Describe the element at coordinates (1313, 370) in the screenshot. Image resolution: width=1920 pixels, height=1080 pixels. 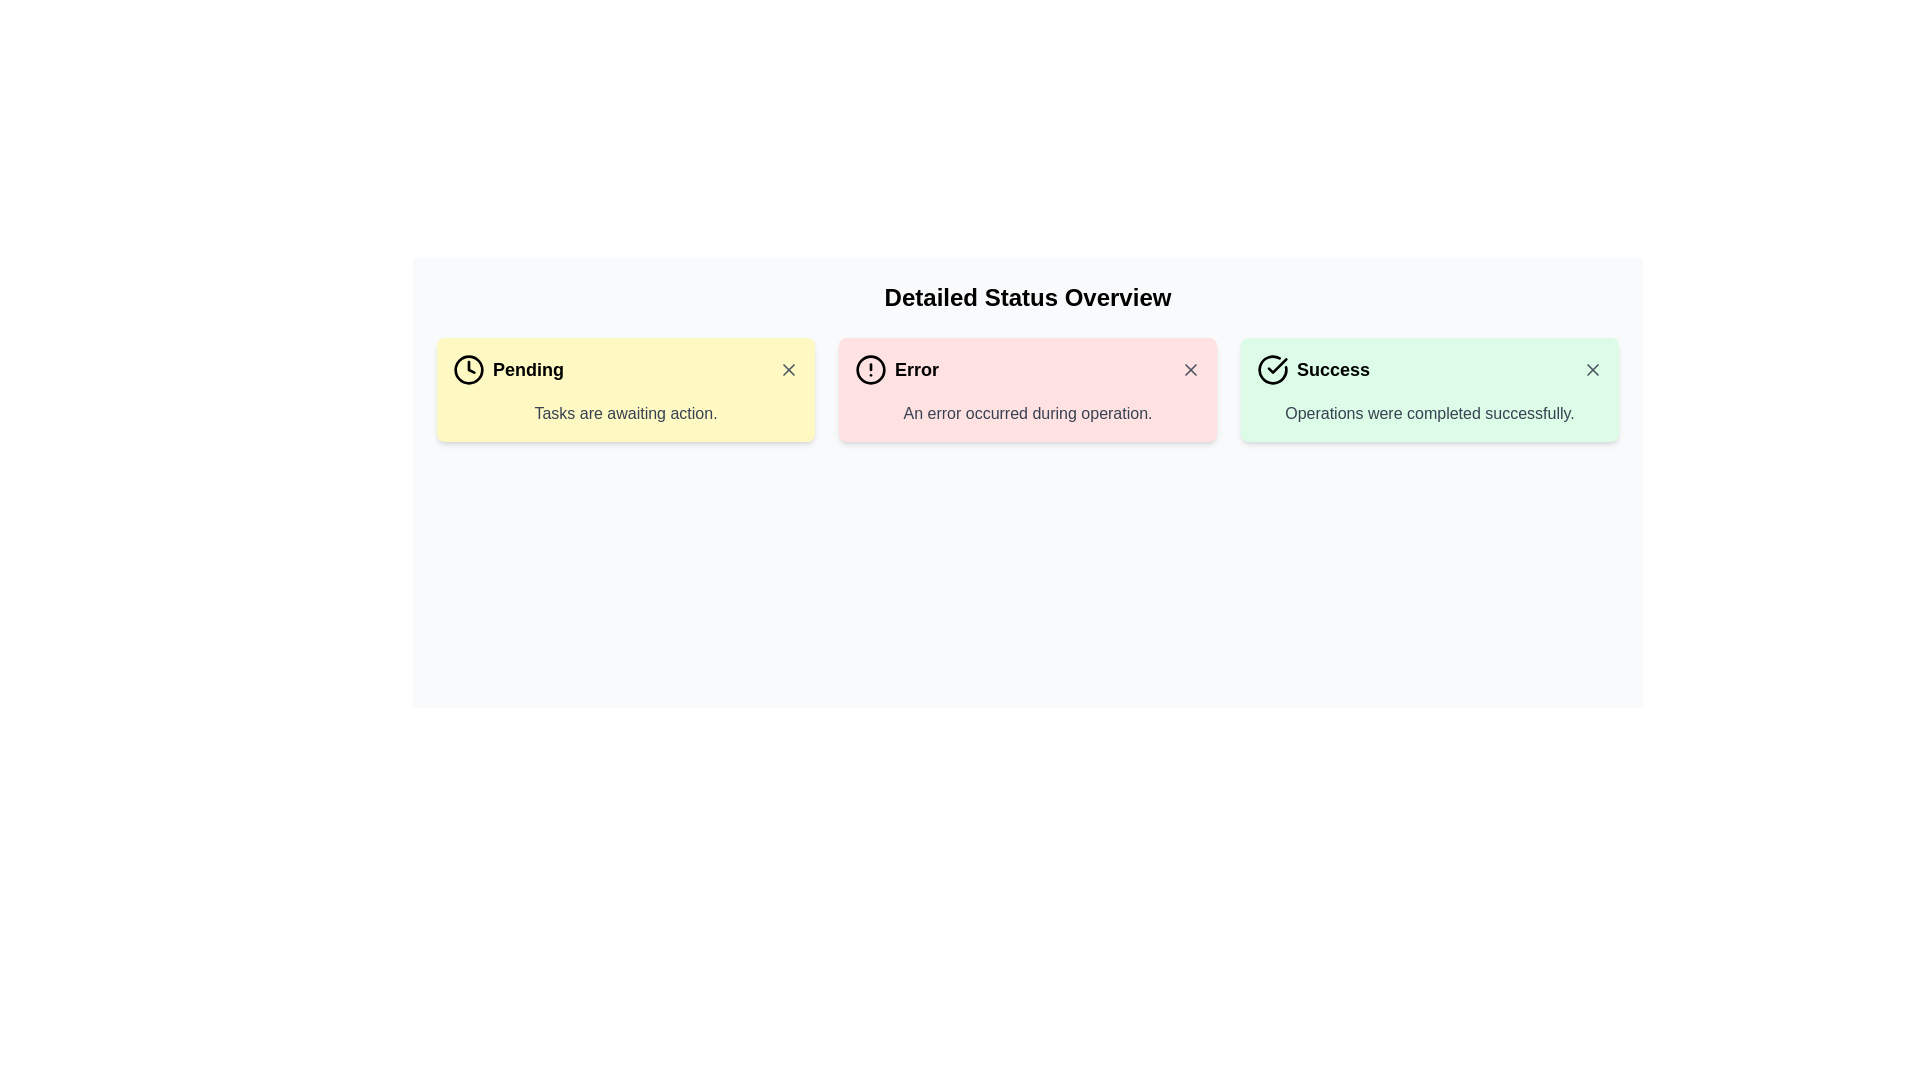
I see `the Status indicator, which shows successful completion with a textual label and icon, located in the third column of a three-column layout` at that location.